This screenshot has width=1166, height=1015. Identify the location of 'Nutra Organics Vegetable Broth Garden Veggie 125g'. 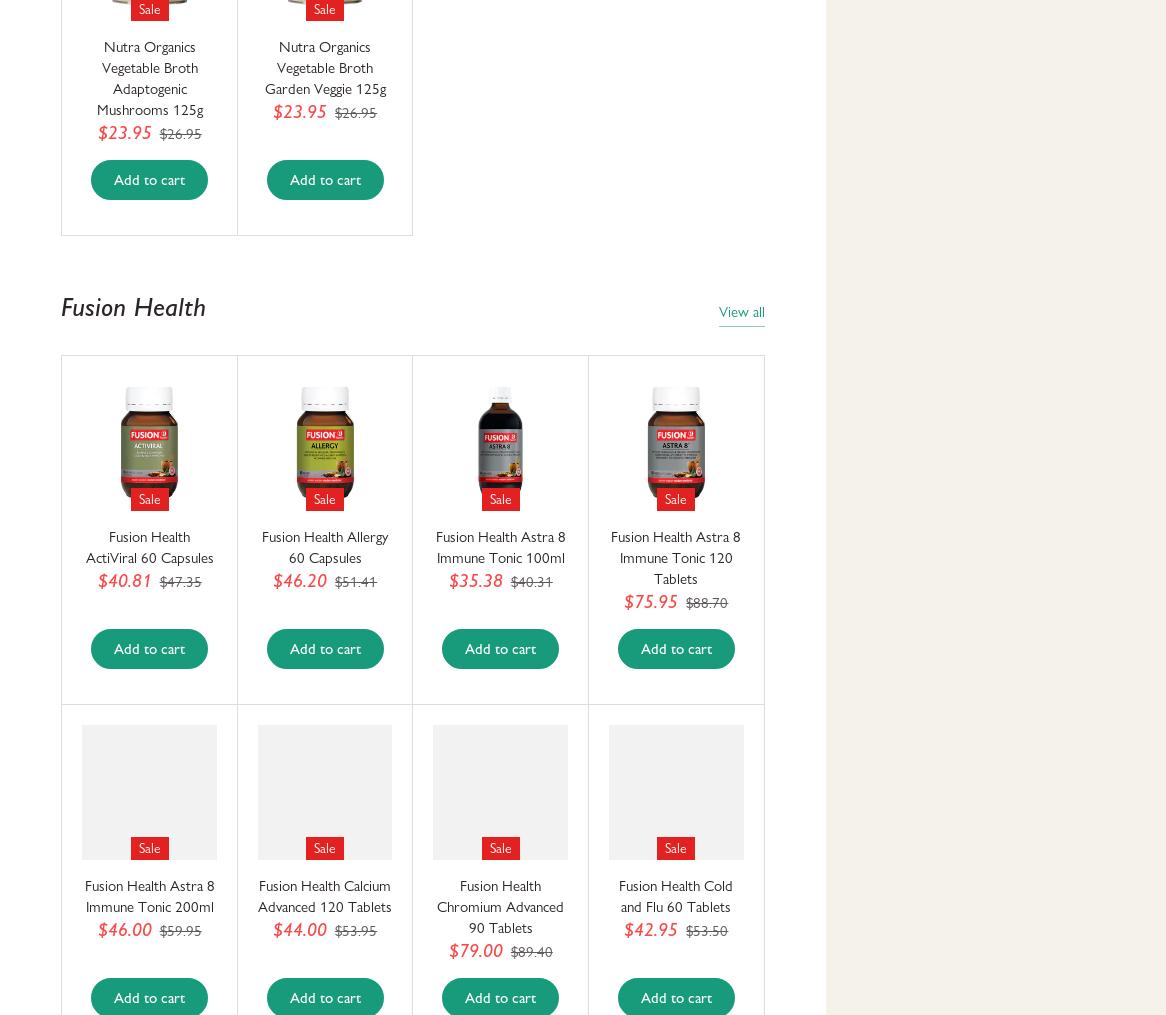
(323, 67).